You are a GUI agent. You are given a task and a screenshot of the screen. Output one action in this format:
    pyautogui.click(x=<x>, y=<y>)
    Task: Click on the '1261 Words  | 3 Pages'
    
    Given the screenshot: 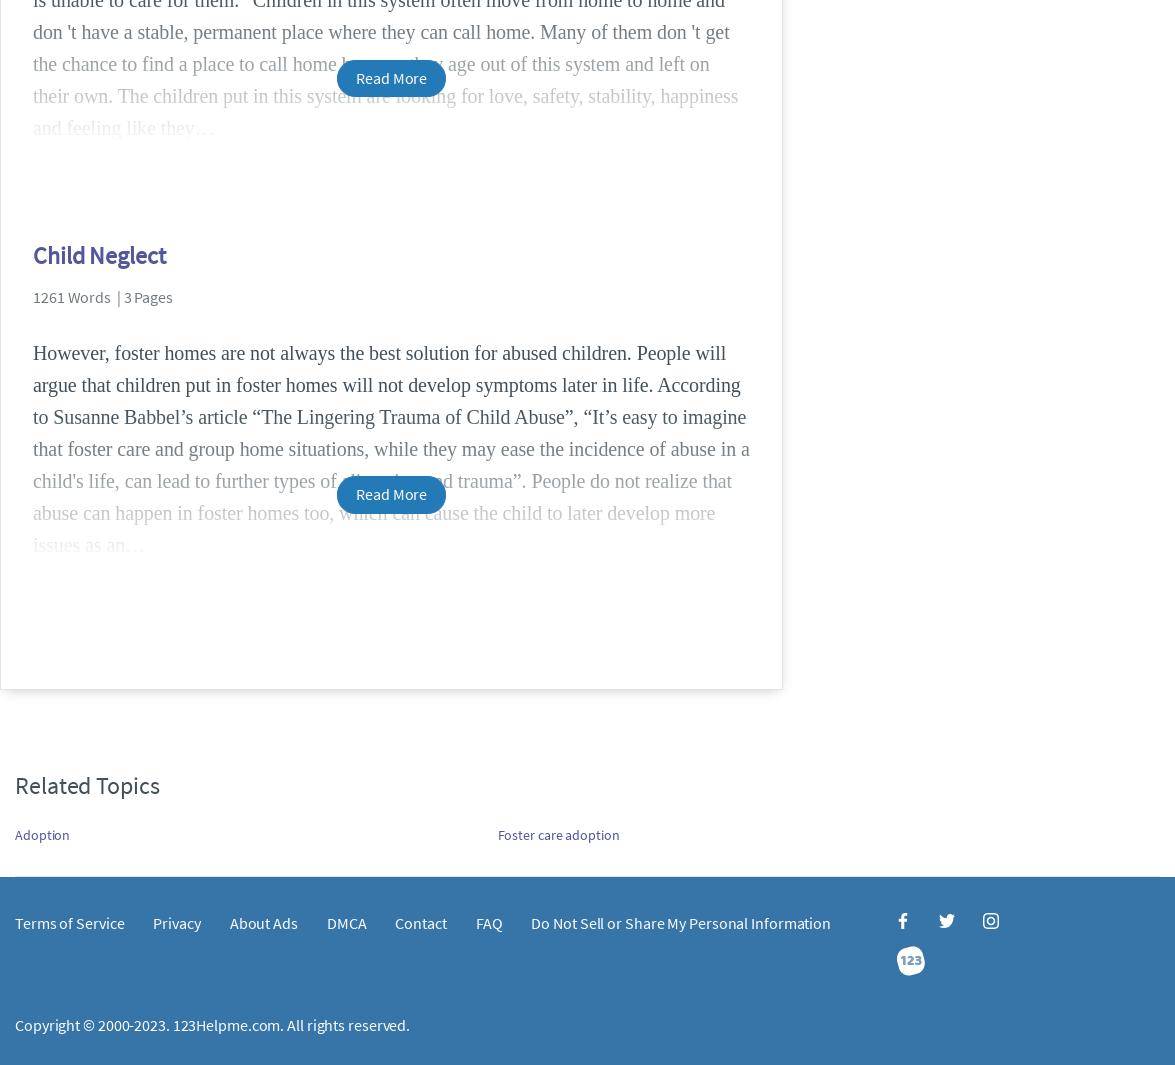 What is the action you would take?
    pyautogui.click(x=102, y=294)
    